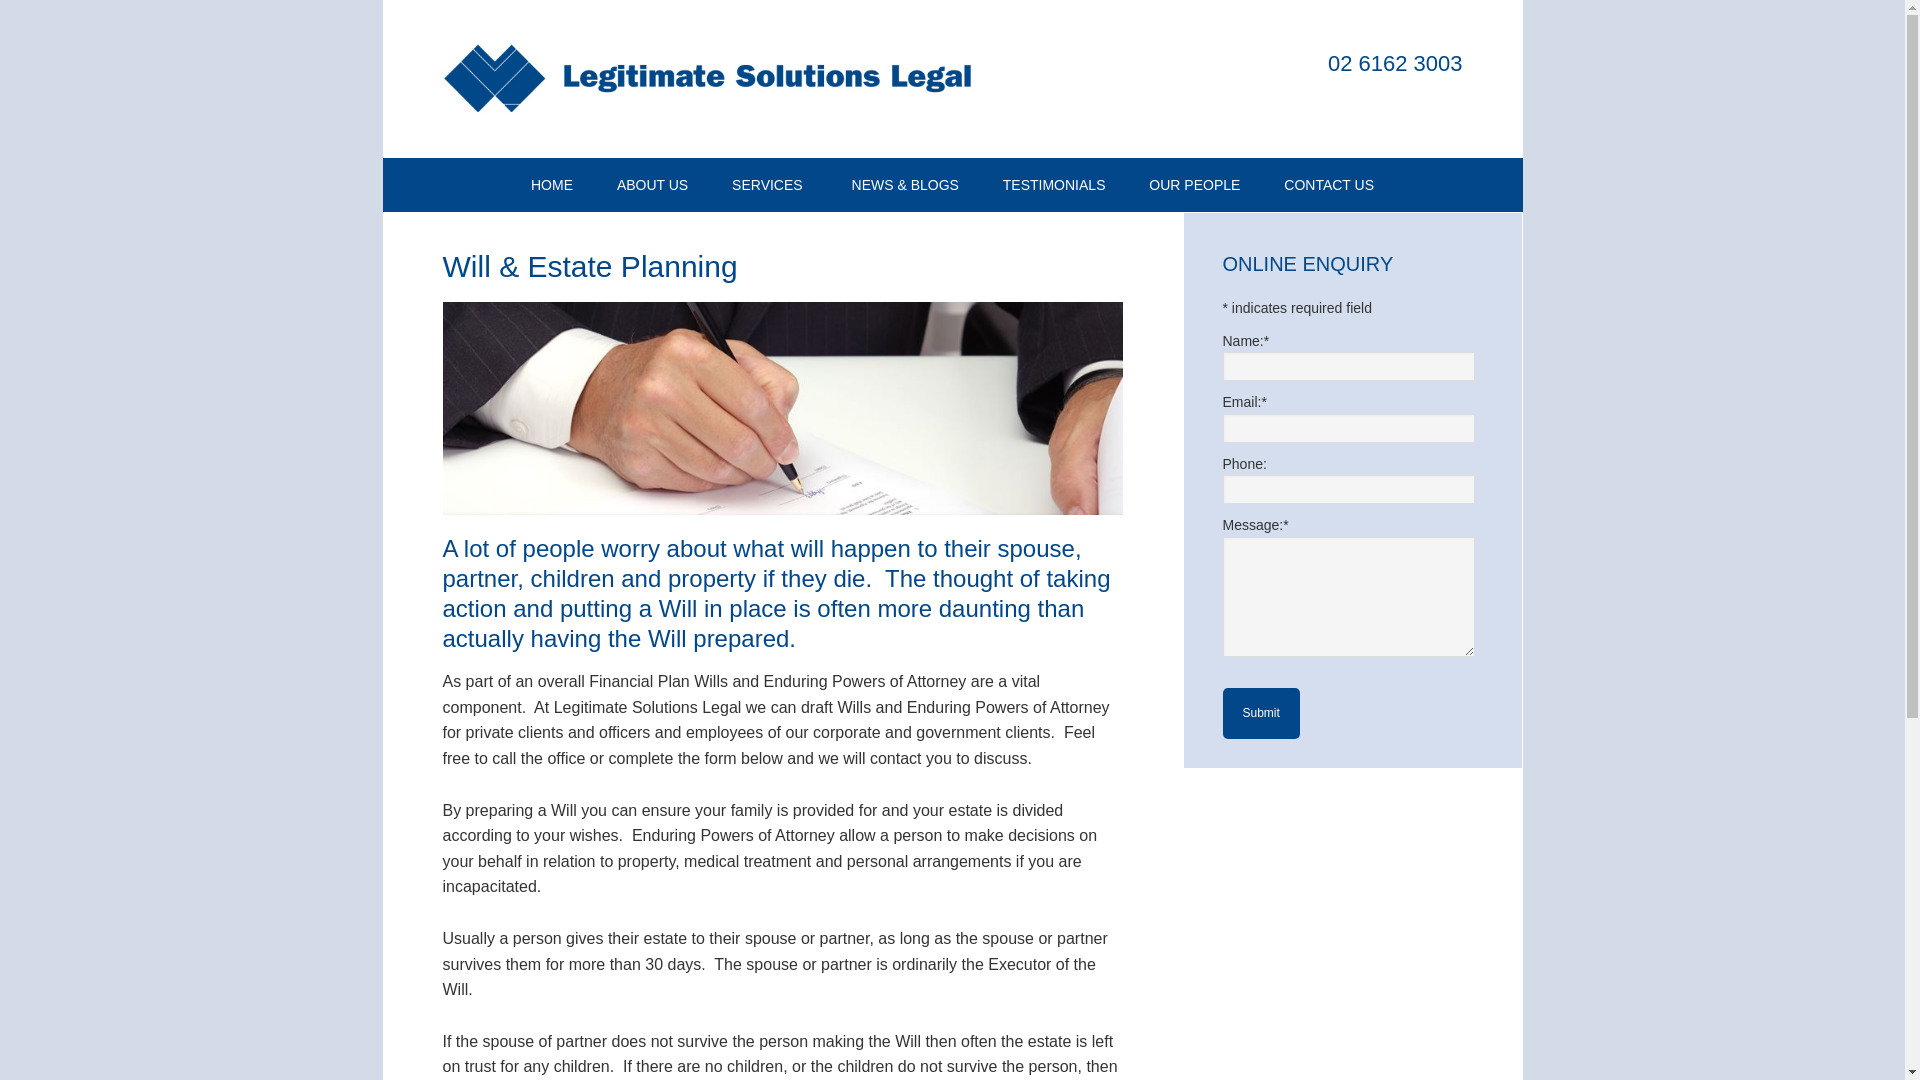  What do you see at coordinates (1259, 712) in the screenshot?
I see `'Submit'` at bounding box center [1259, 712].